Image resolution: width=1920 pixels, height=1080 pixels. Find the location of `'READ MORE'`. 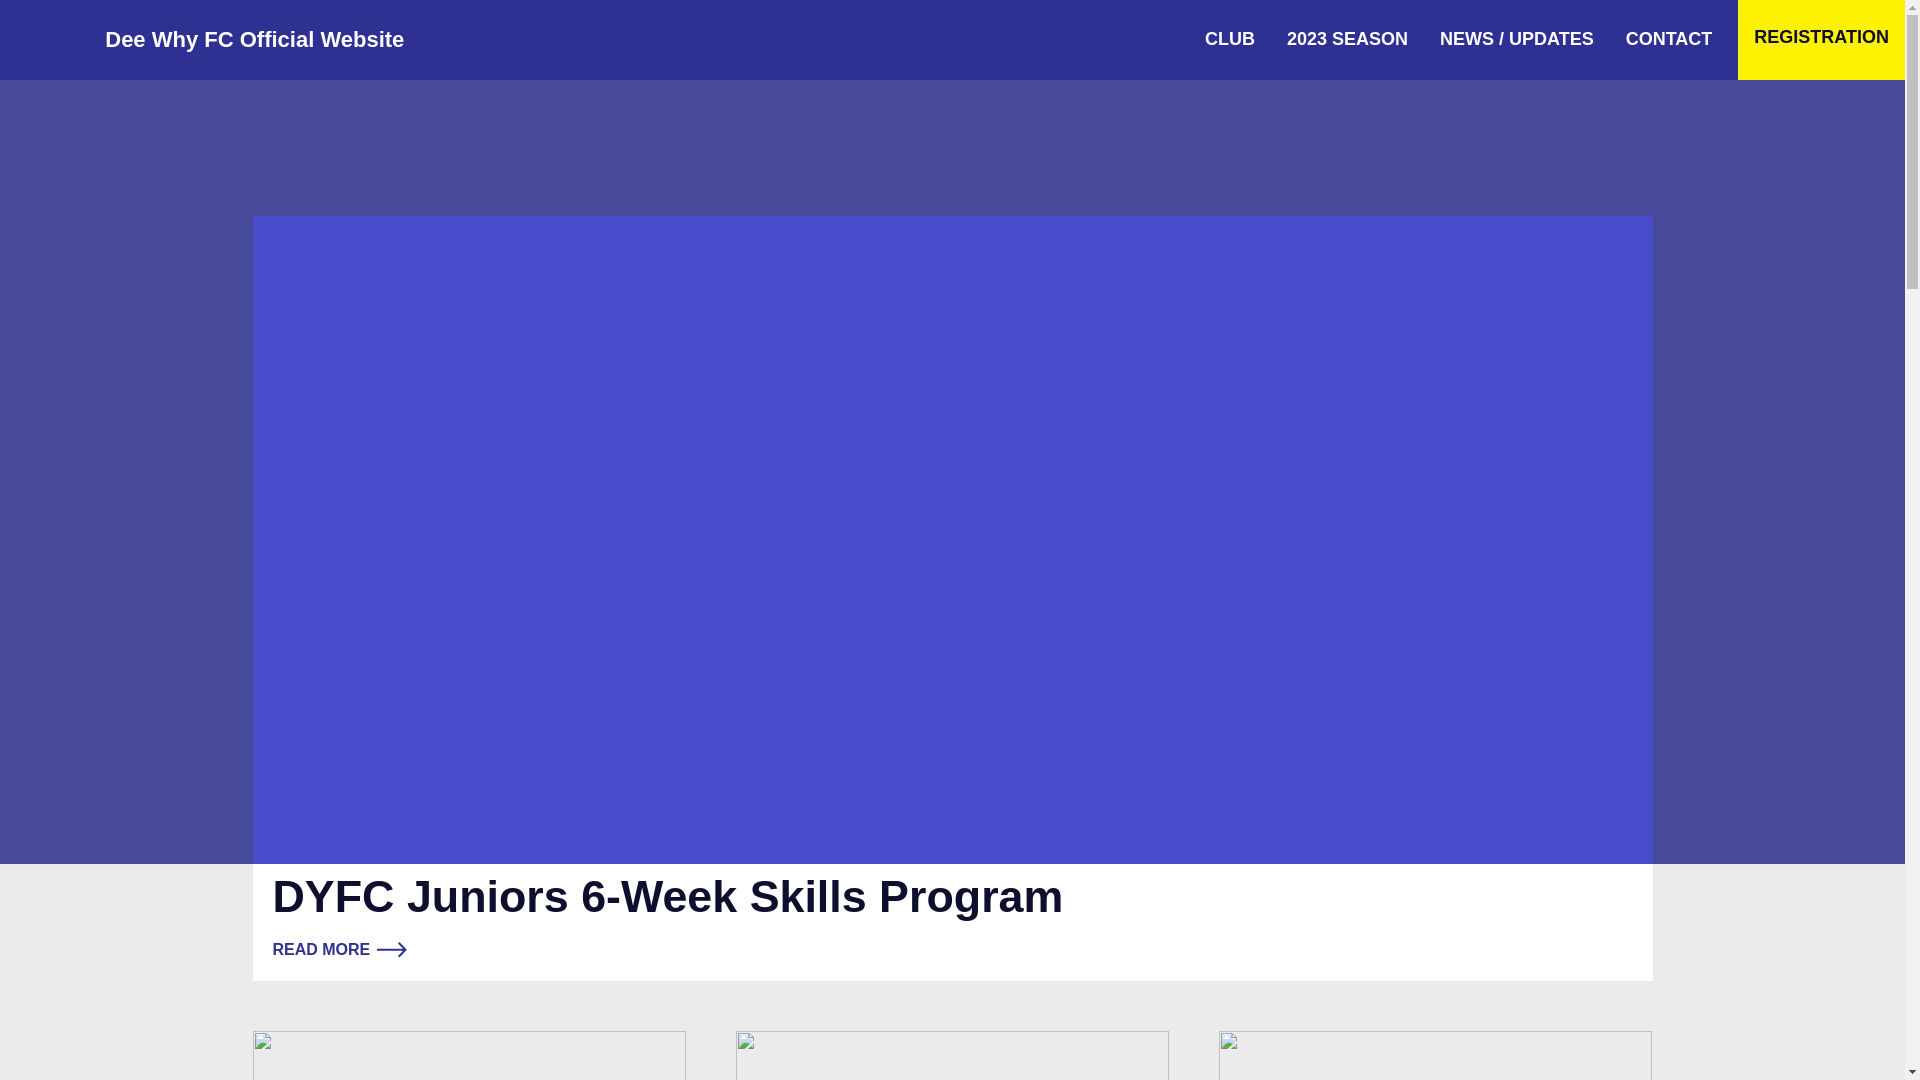

'READ MORE' is located at coordinates (339, 948).